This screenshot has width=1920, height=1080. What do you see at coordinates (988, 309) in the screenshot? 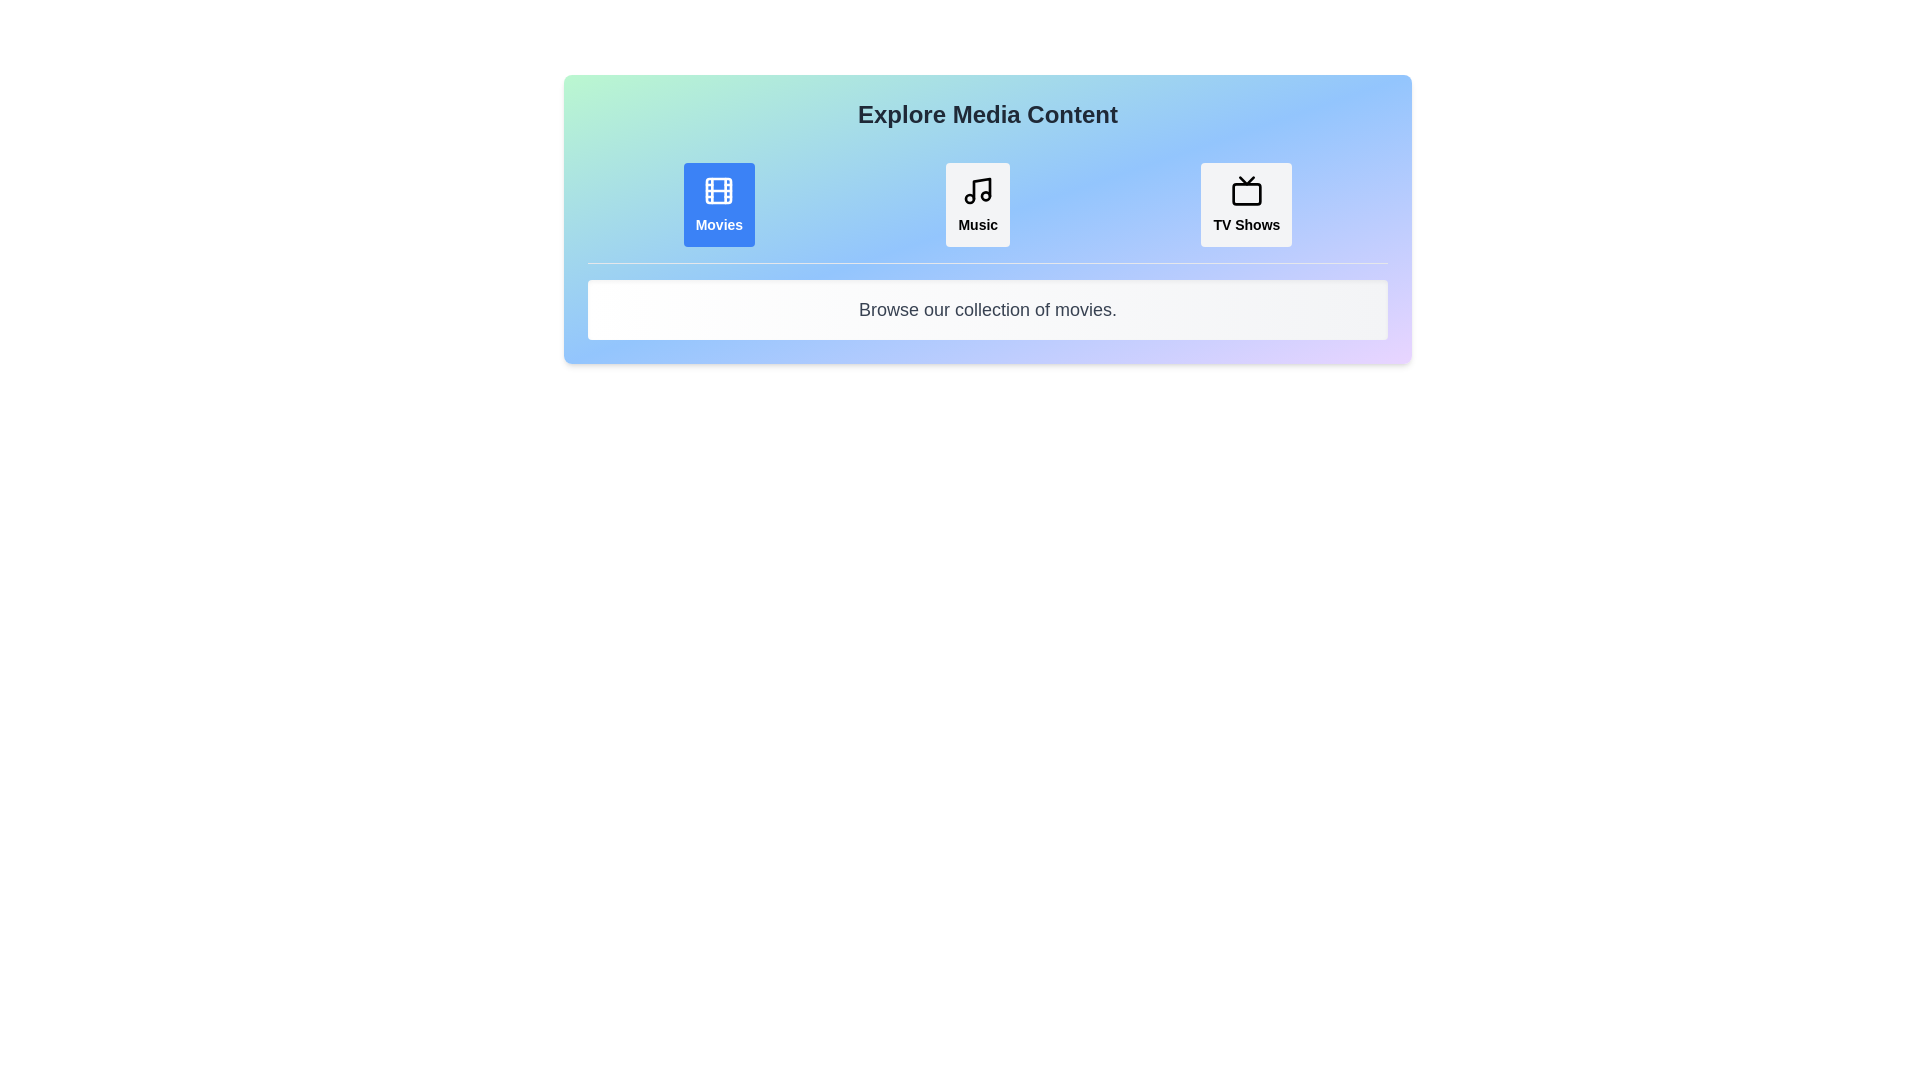
I see `the text banner styled with a gradient that displays the sentence 'Browse our collection of movies.' which is located below the components labeled 'Movies,' 'Music,' and 'TV Shows.'` at bounding box center [988, 309].